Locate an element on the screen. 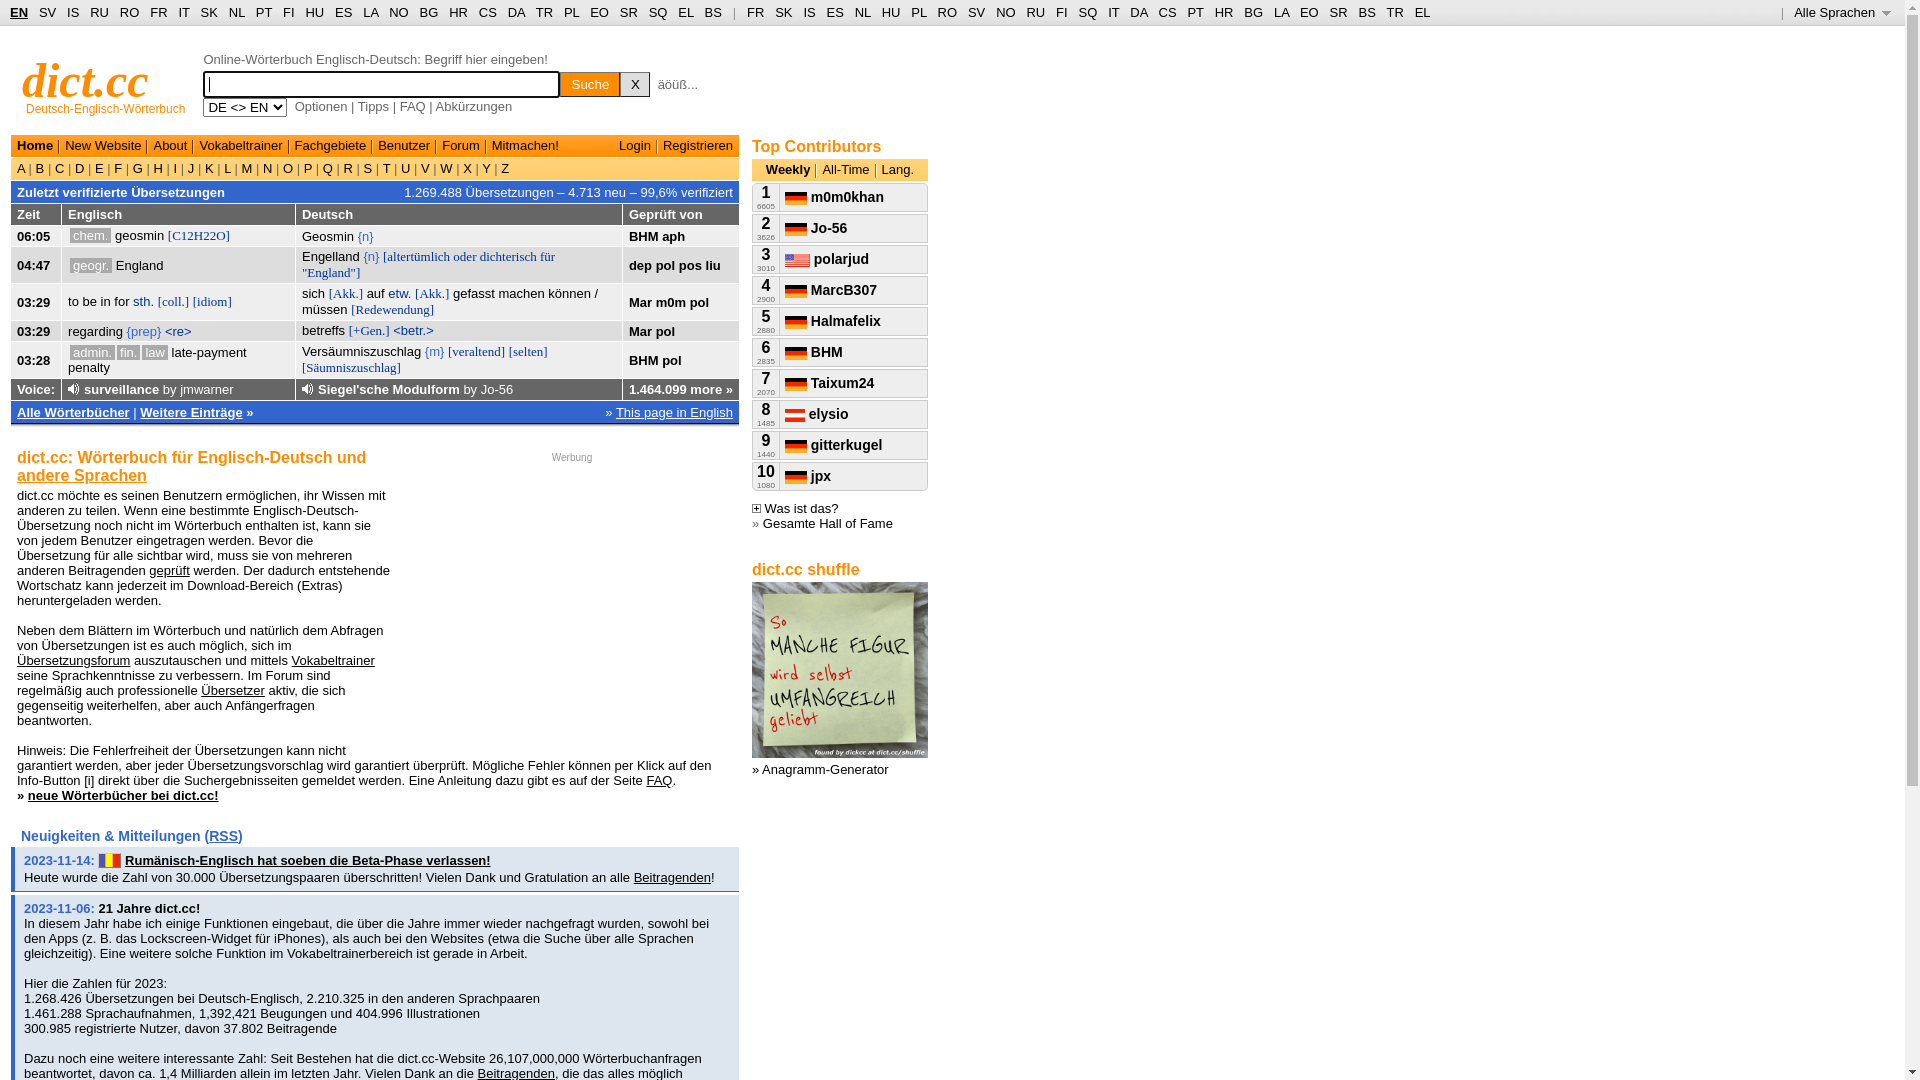 This screenshot has width=1920, height=1080. 'elysio' is located at coordinates (784, 412).